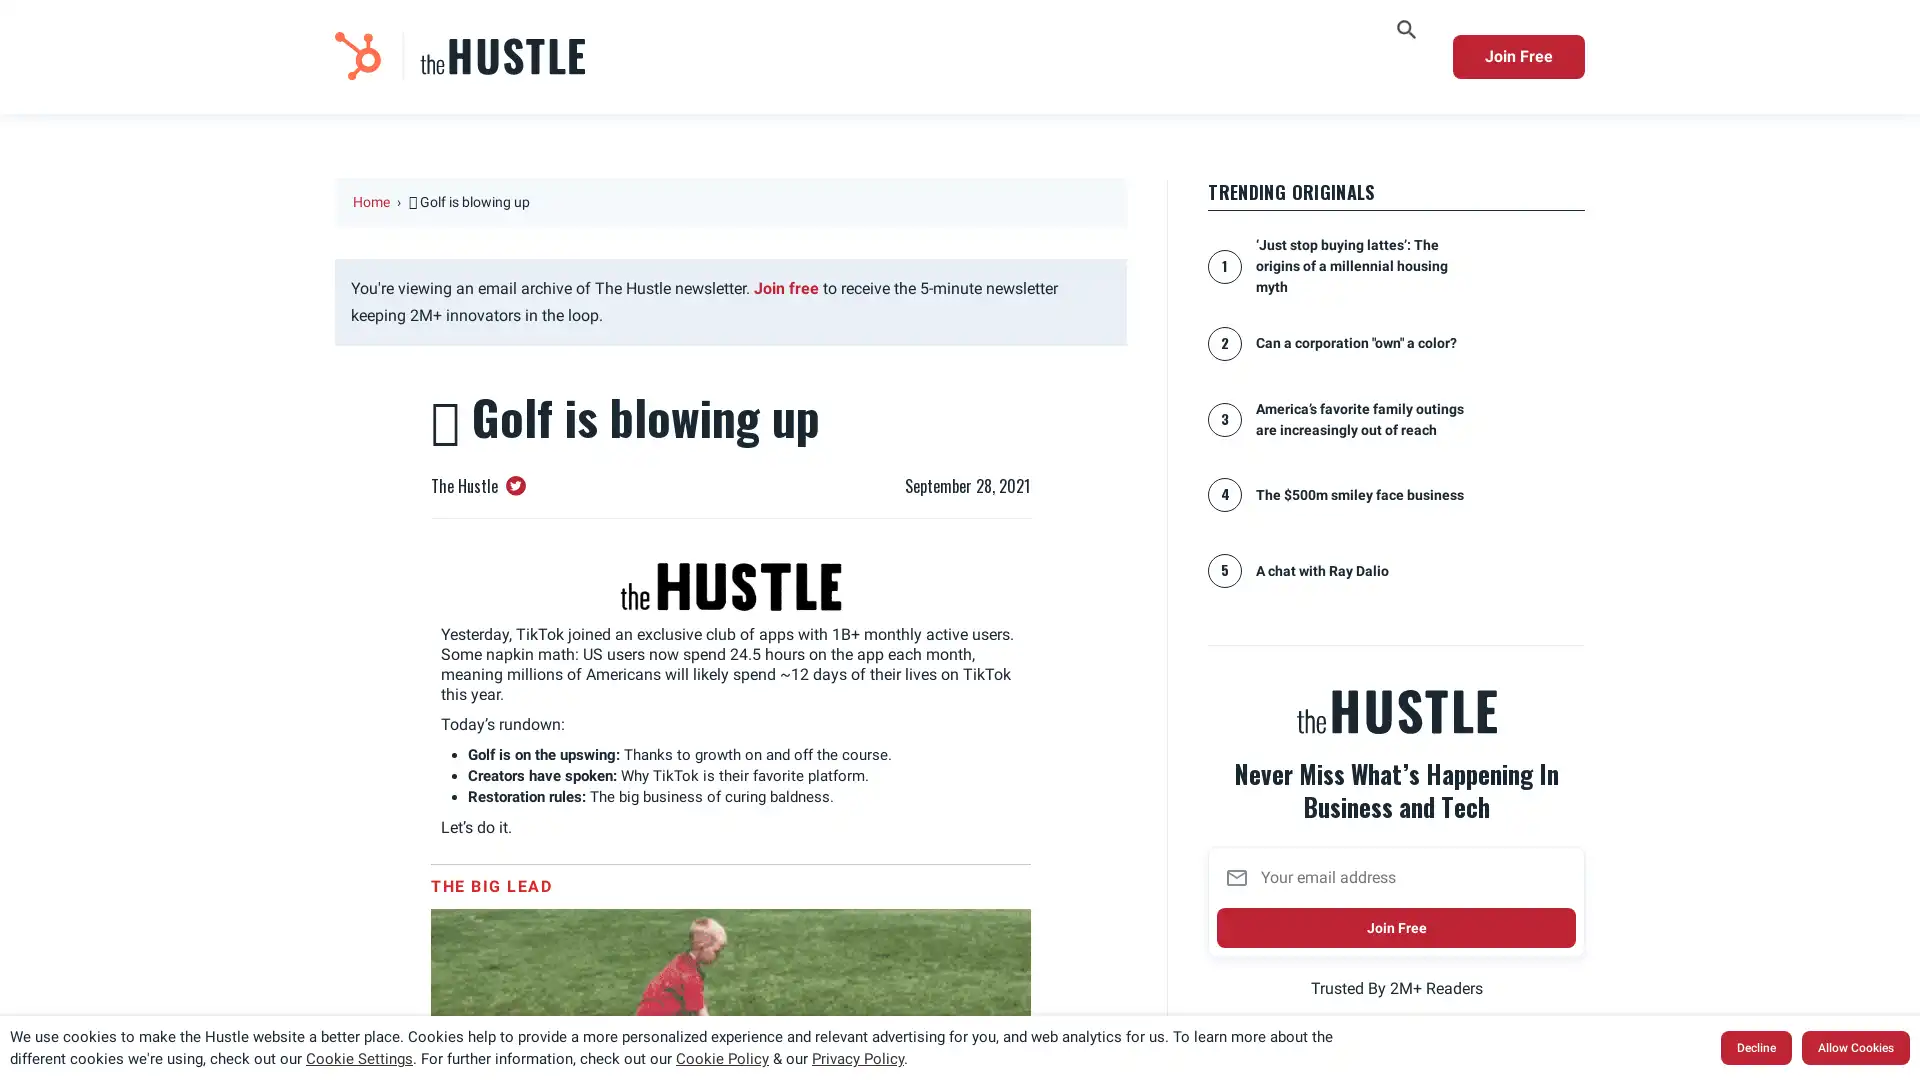  What do you see at coordinates (1855, 1047) in the screenshot?
I see `Allow Cookies` at bounding box center [1855, 1047].